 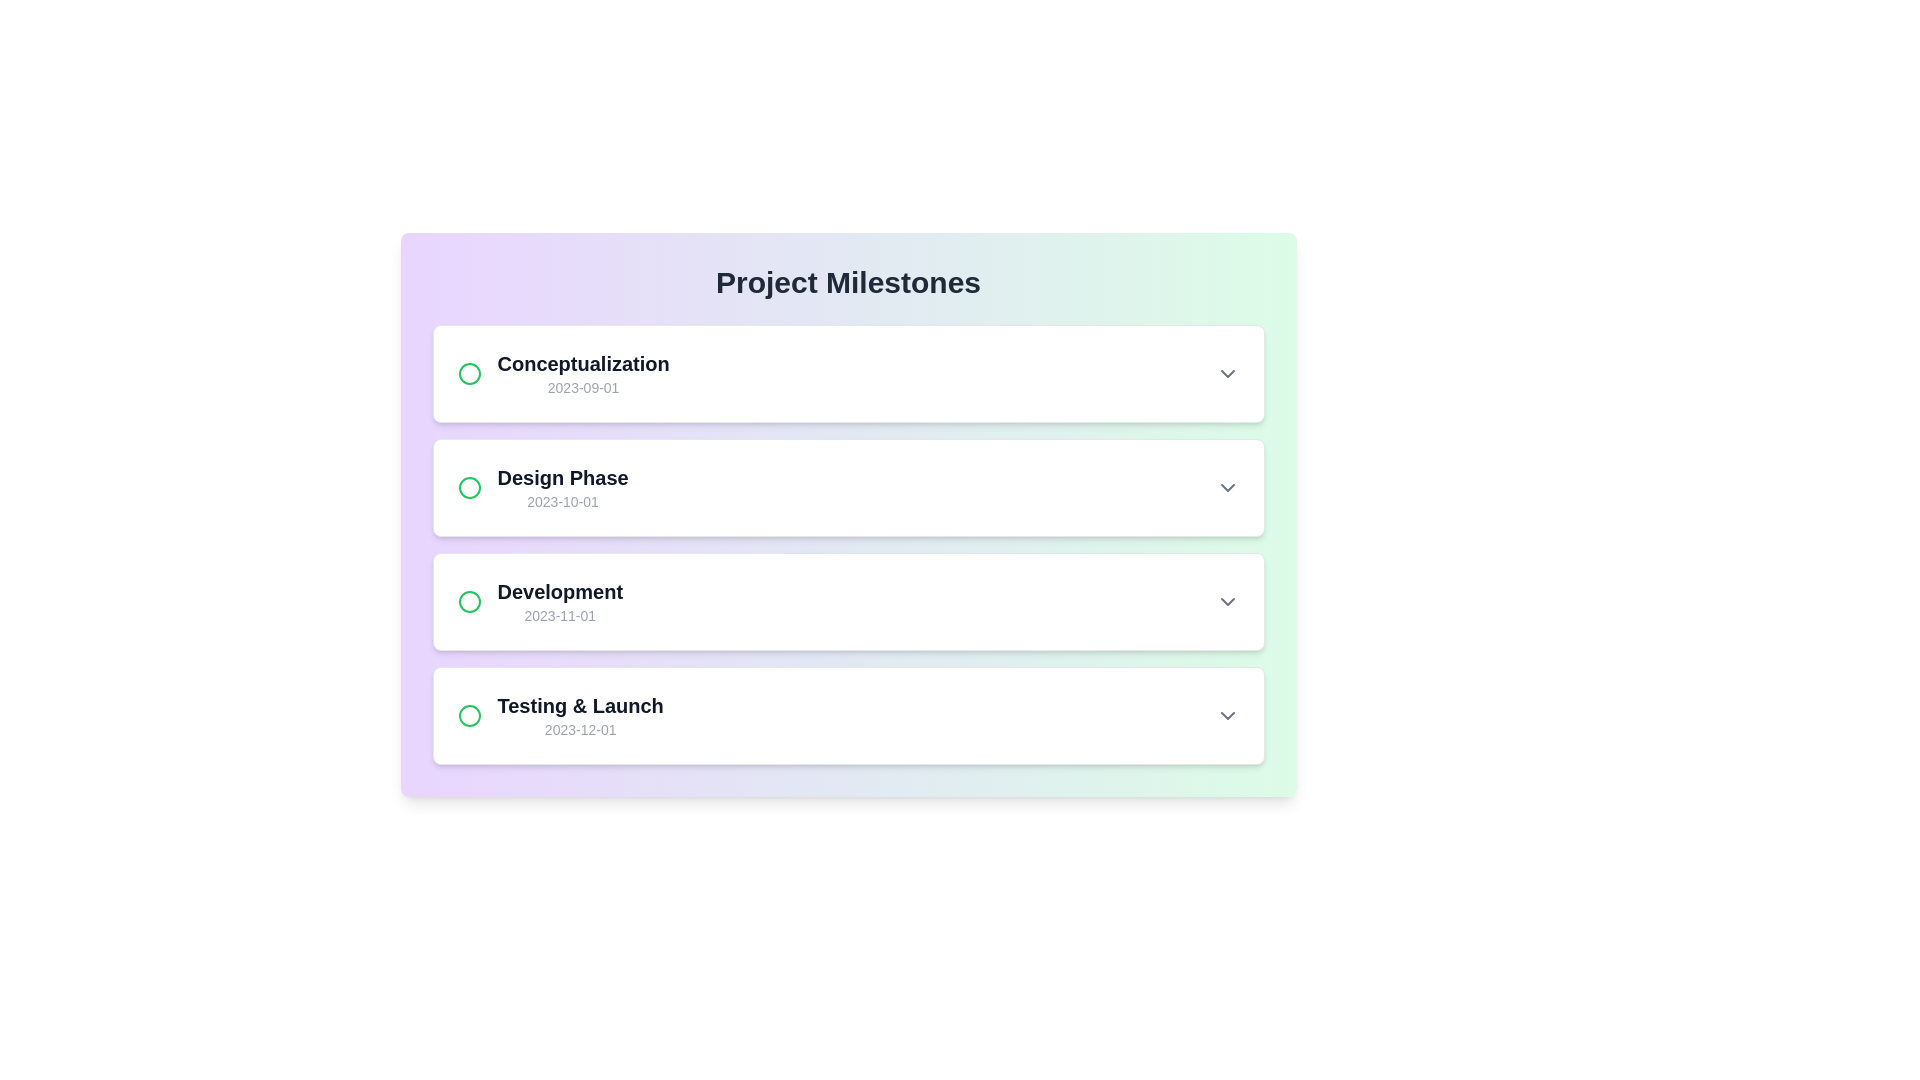 What do you see at coordinates (562, 500) in the screenshot?
I see `the non-interactive text label displaying the date associated with the 'Design Phase' milestone, located below the 'Design Phase' text in a vertical list` at bounding box center [562, 500].